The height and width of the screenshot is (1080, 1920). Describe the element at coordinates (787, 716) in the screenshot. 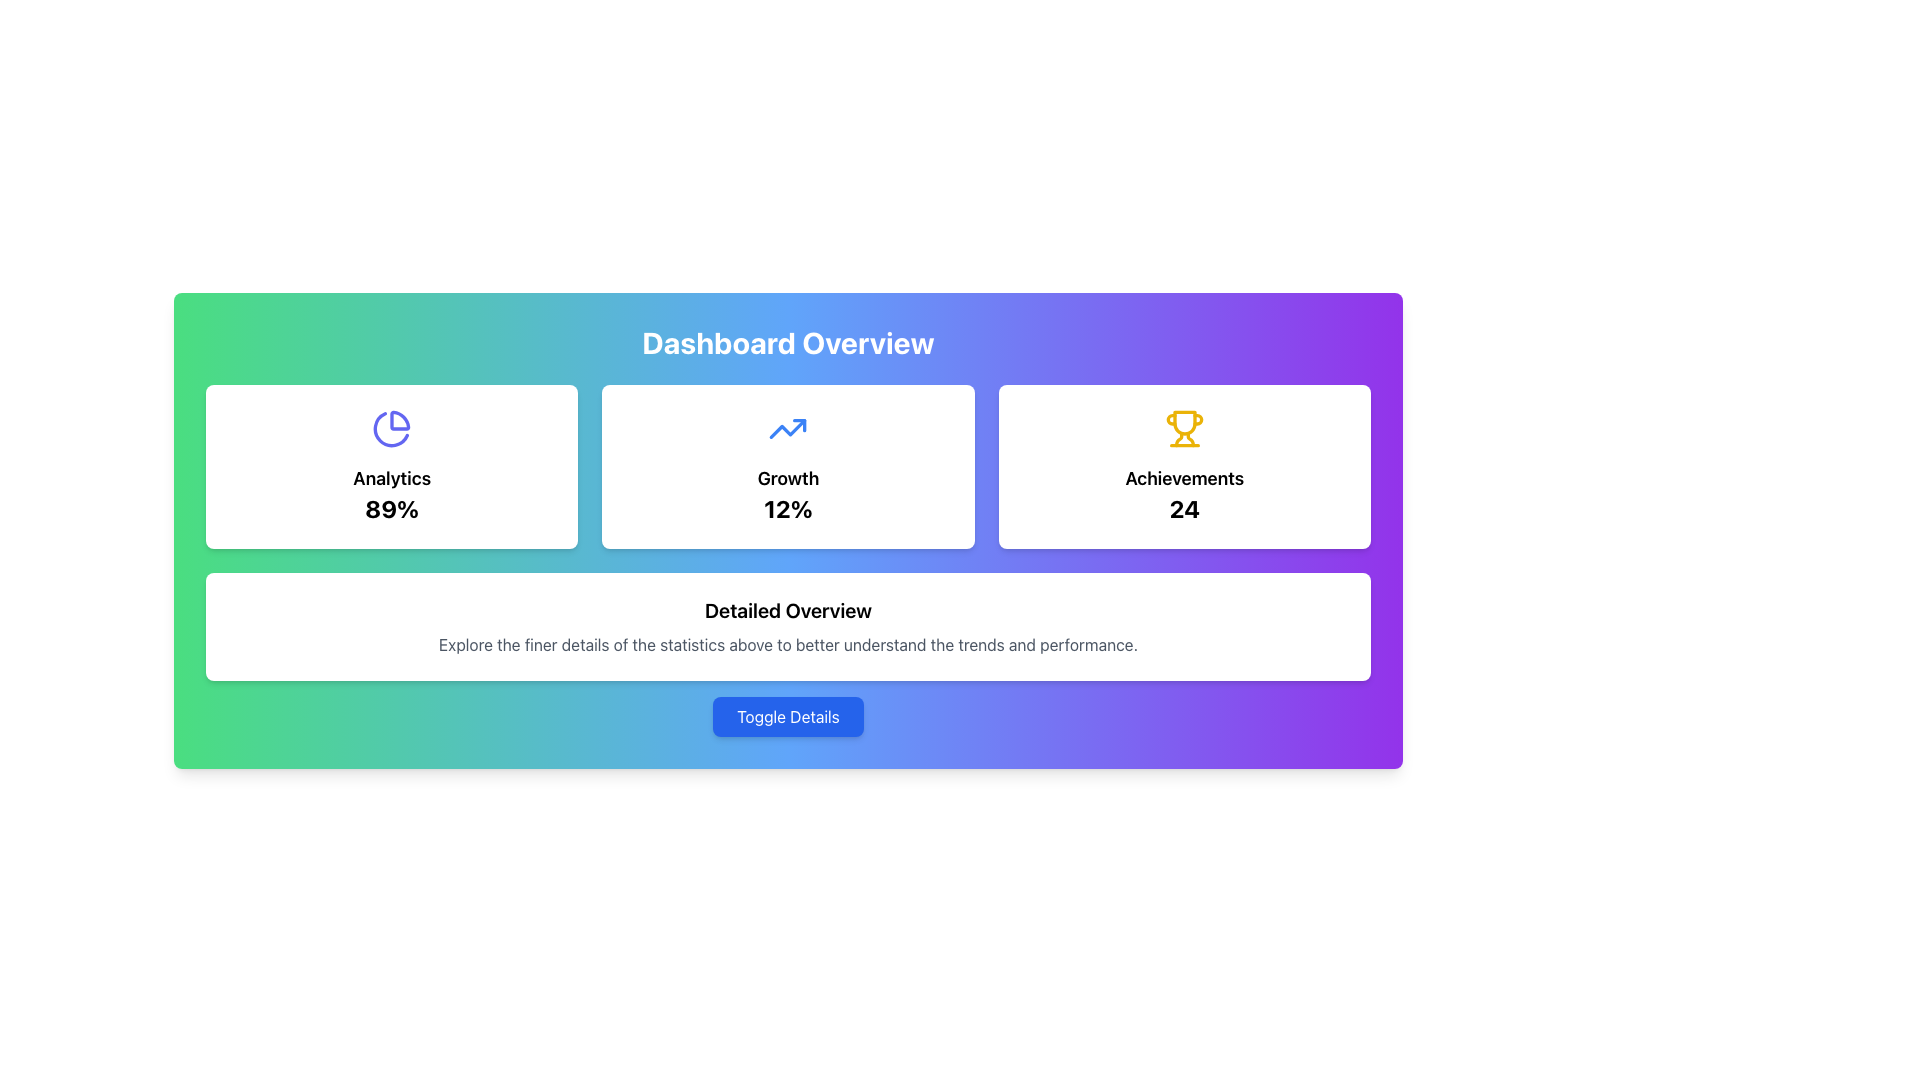

I see `the rectangular button with rounded corners and white text reading 'Toggle Details'` at that location.